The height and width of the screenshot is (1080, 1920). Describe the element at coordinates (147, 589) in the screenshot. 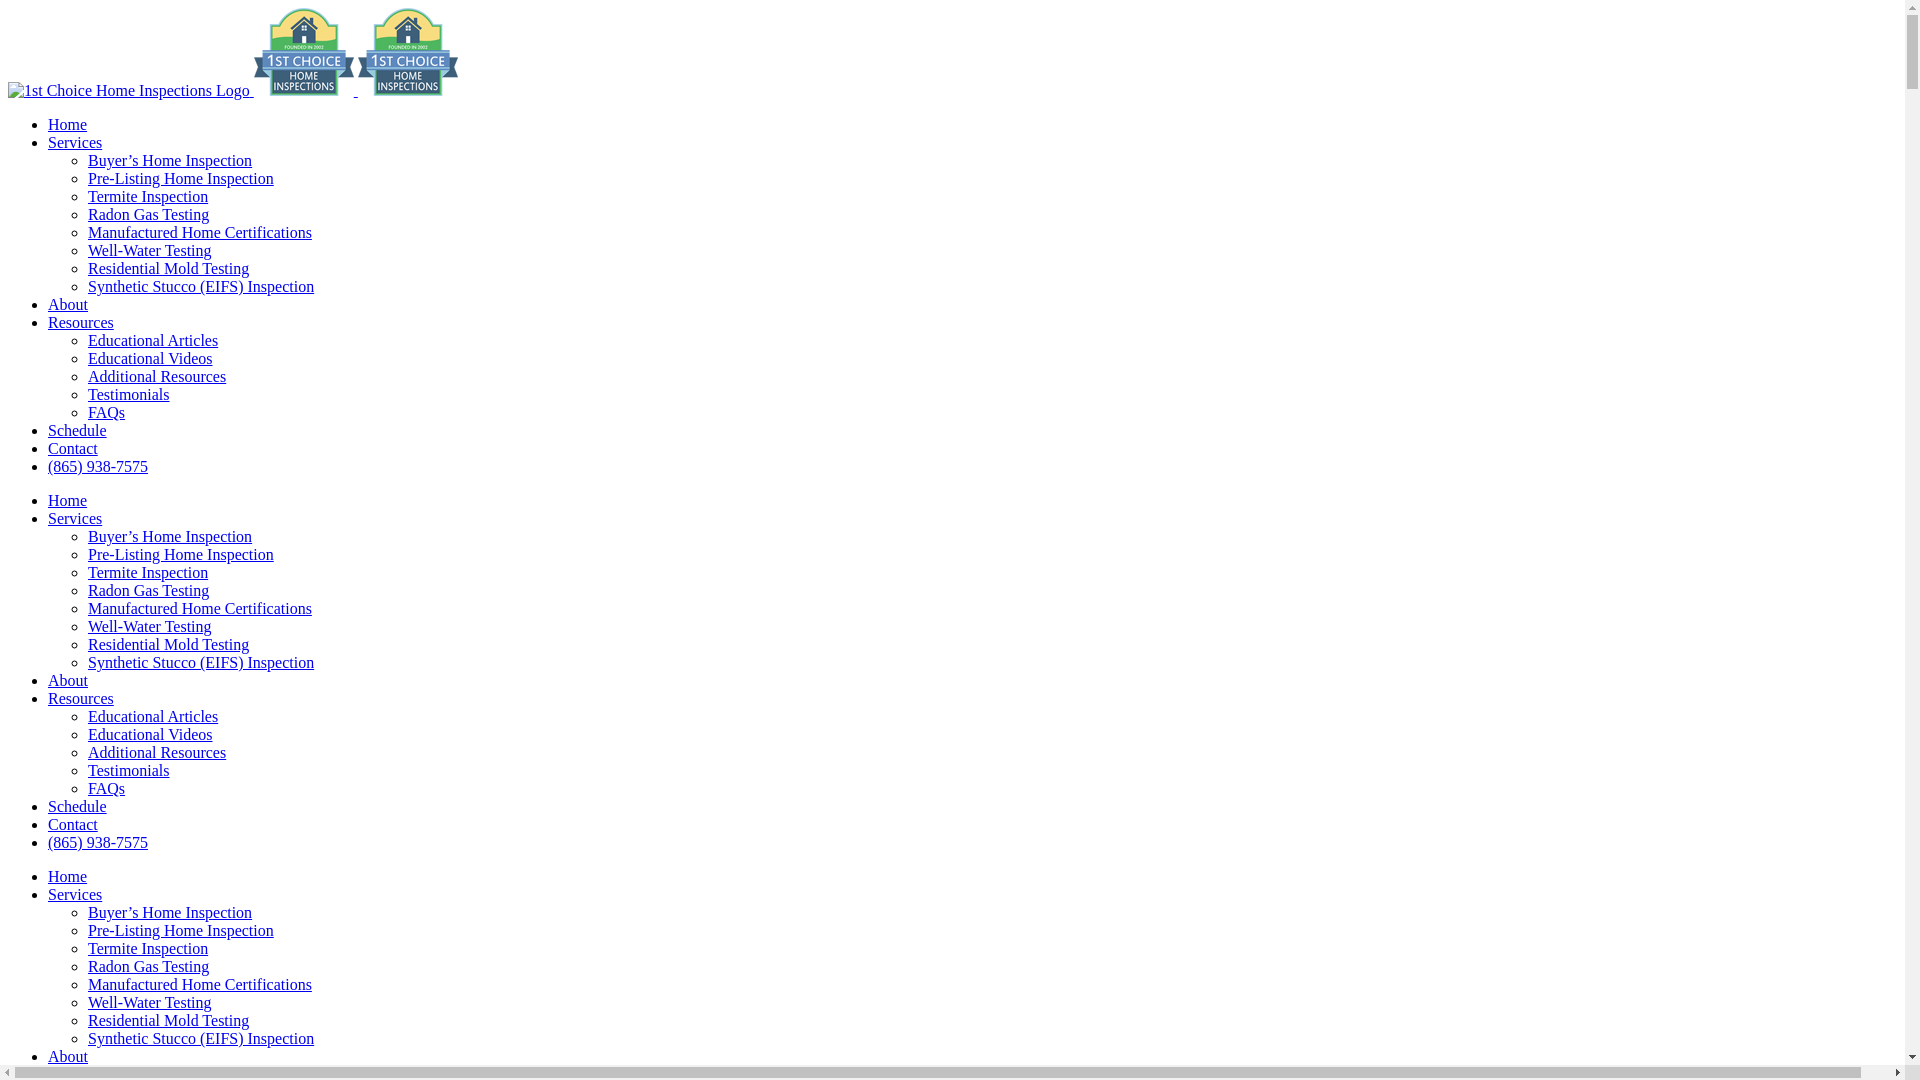

I see `'Radon Gas Testing'` at that location.